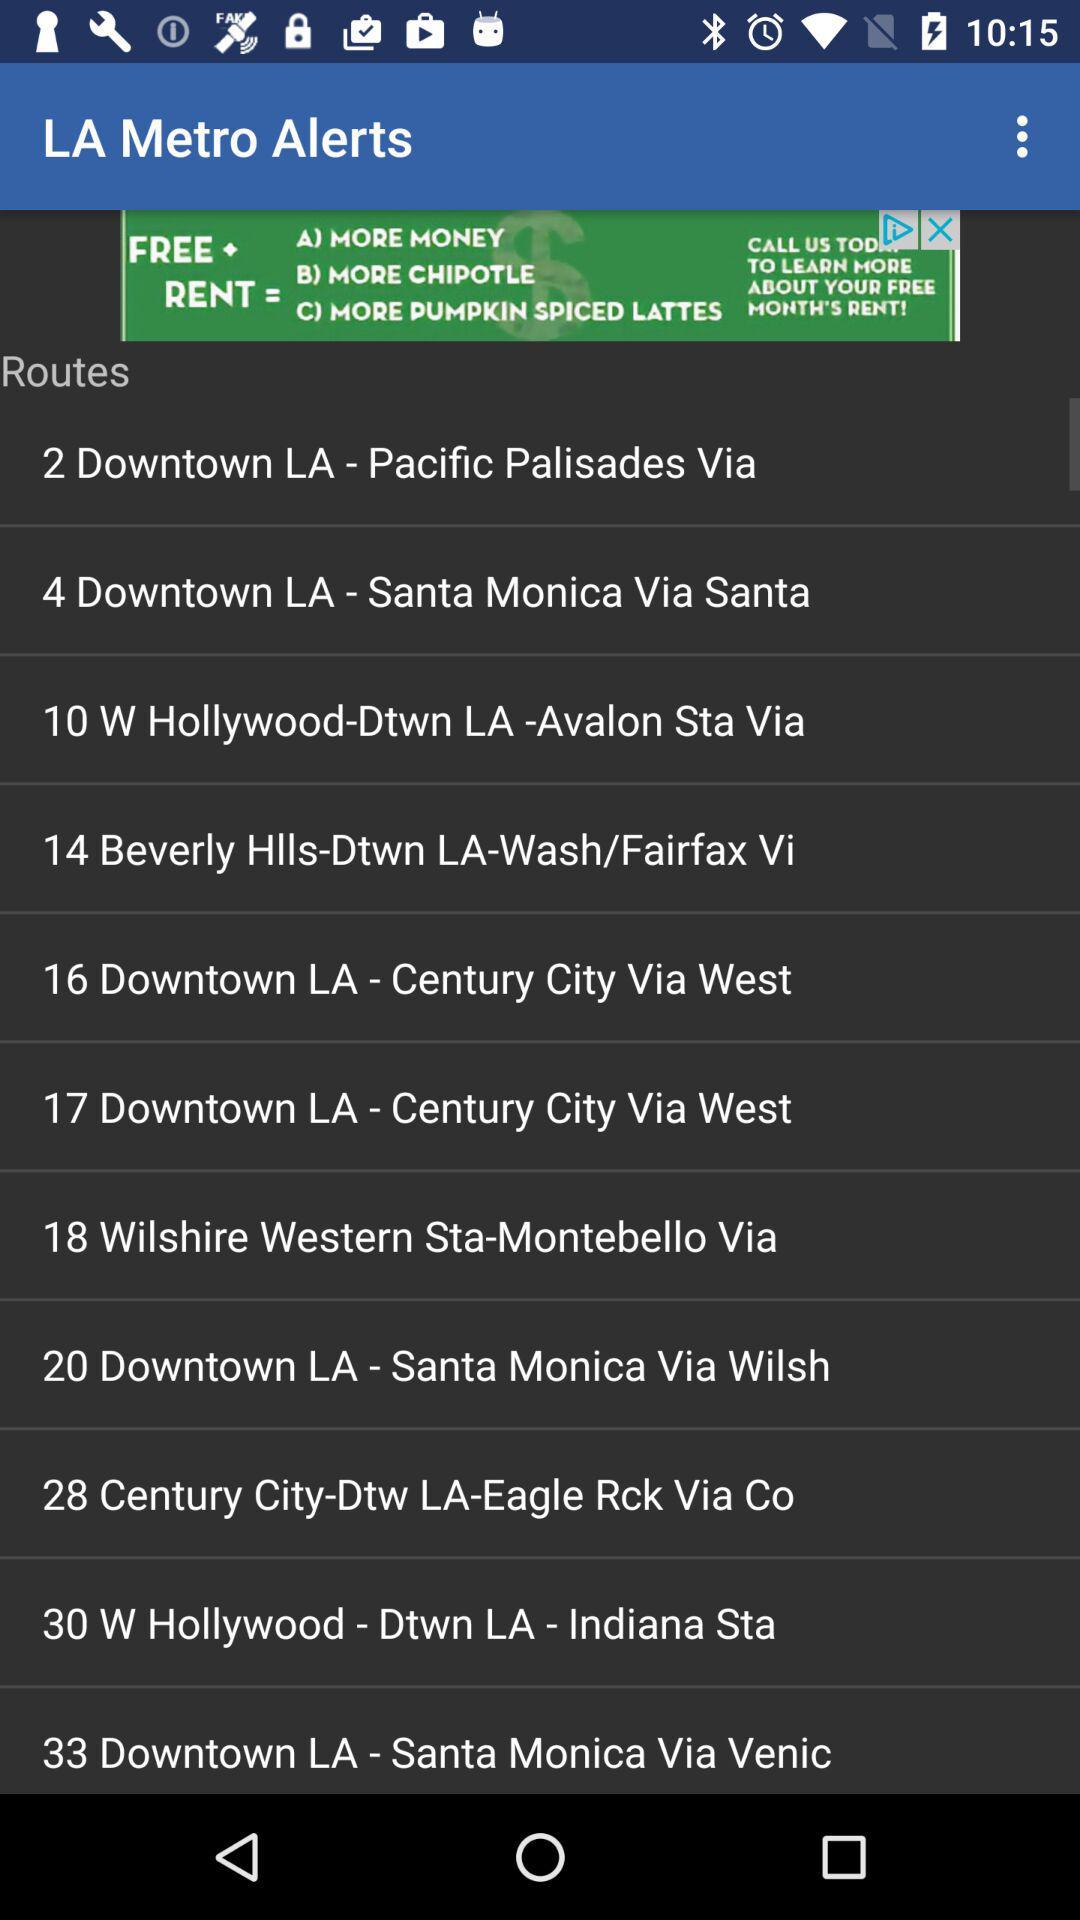  What do you see at coordinates (540, 274) in the screenshot?
I see `open the advertisement link` at bounding box center [540, 274].